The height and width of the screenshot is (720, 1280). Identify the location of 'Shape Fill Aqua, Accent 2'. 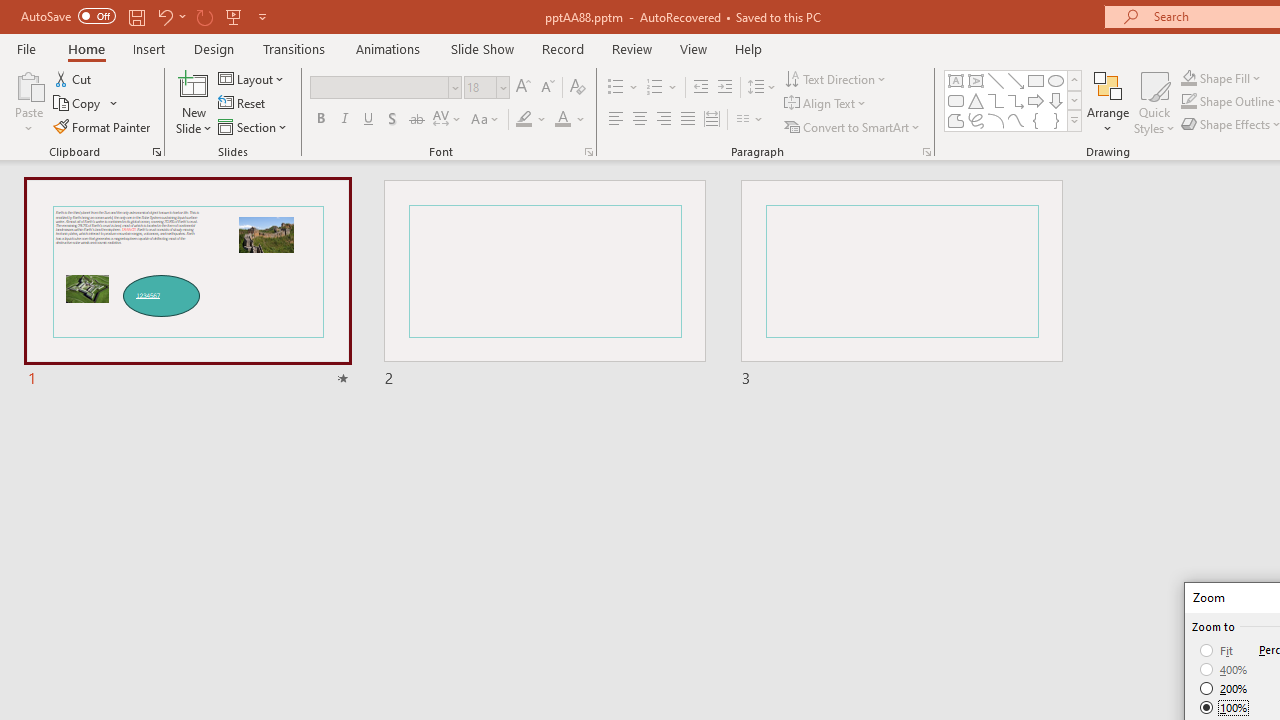
(1189, 77).